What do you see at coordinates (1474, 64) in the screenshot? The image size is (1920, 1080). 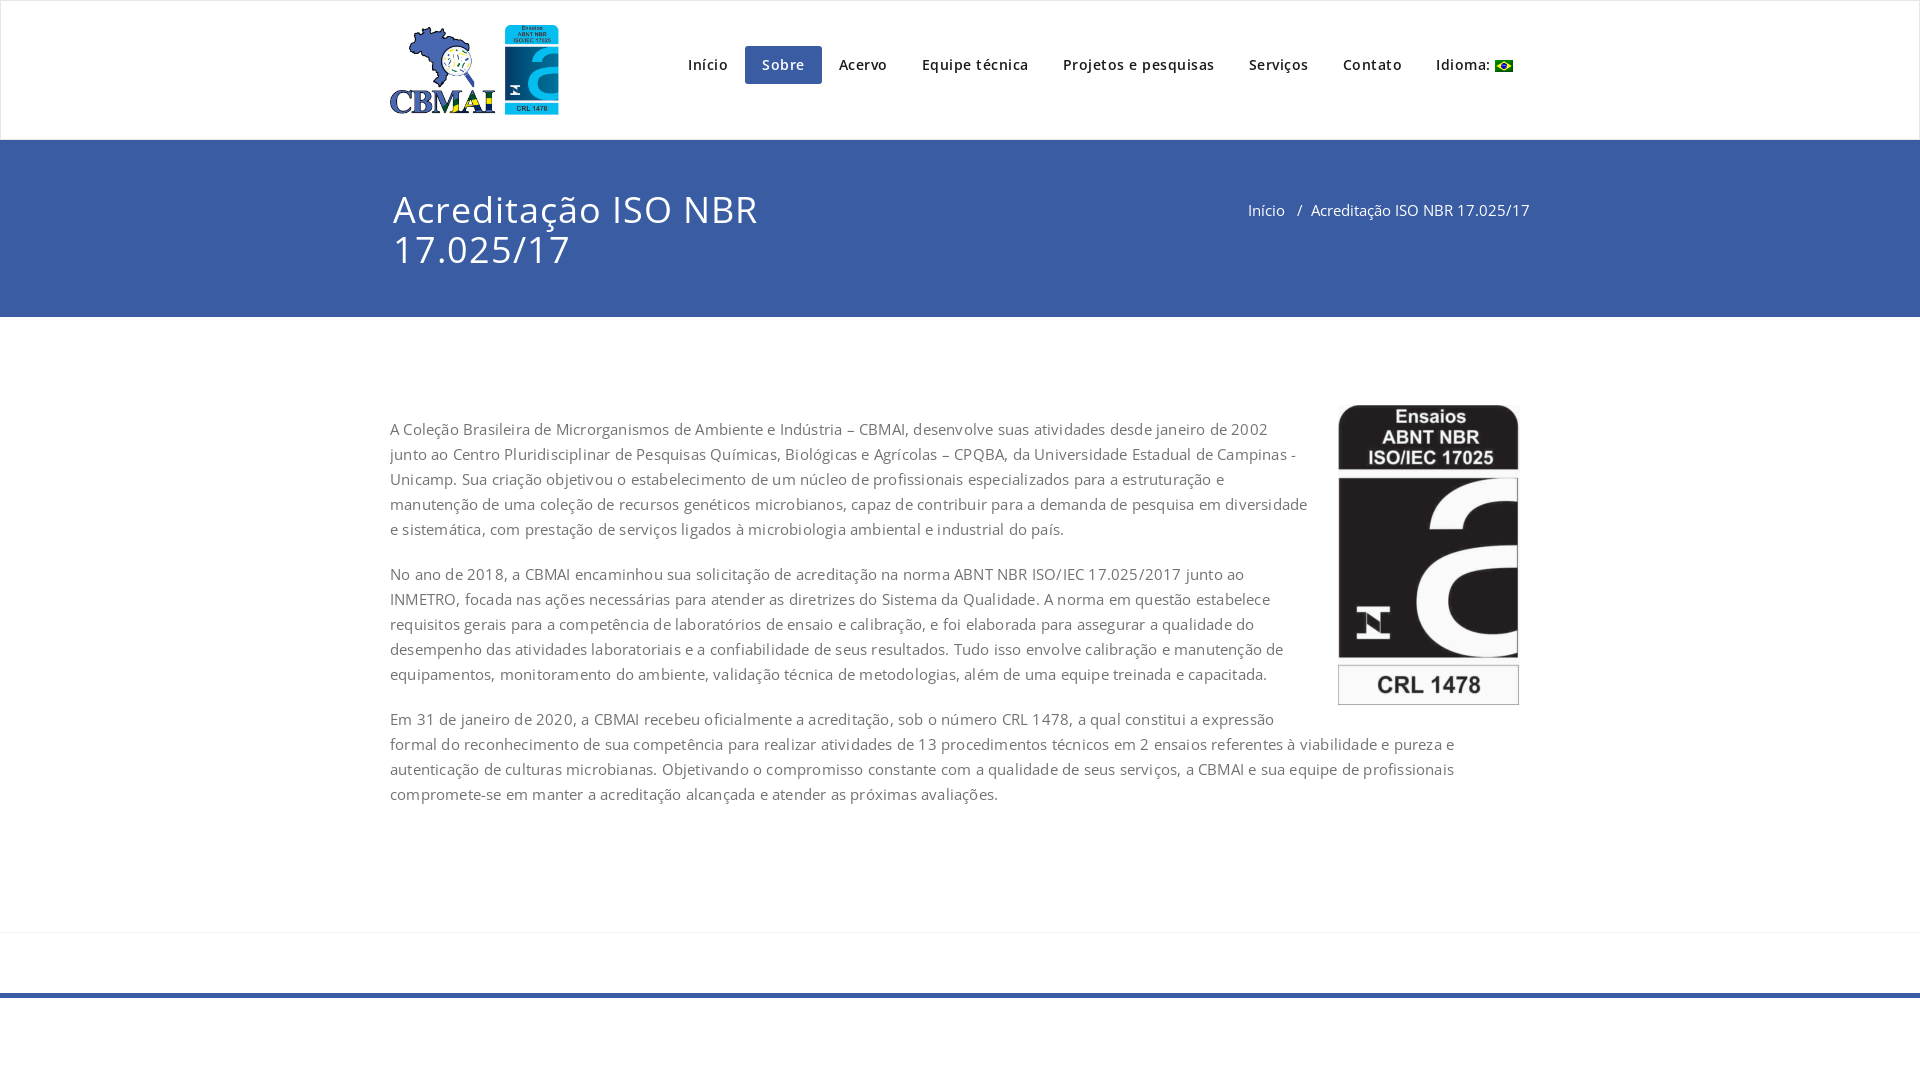 I see `'Idioma: '` at bounding box center [1474, 64].